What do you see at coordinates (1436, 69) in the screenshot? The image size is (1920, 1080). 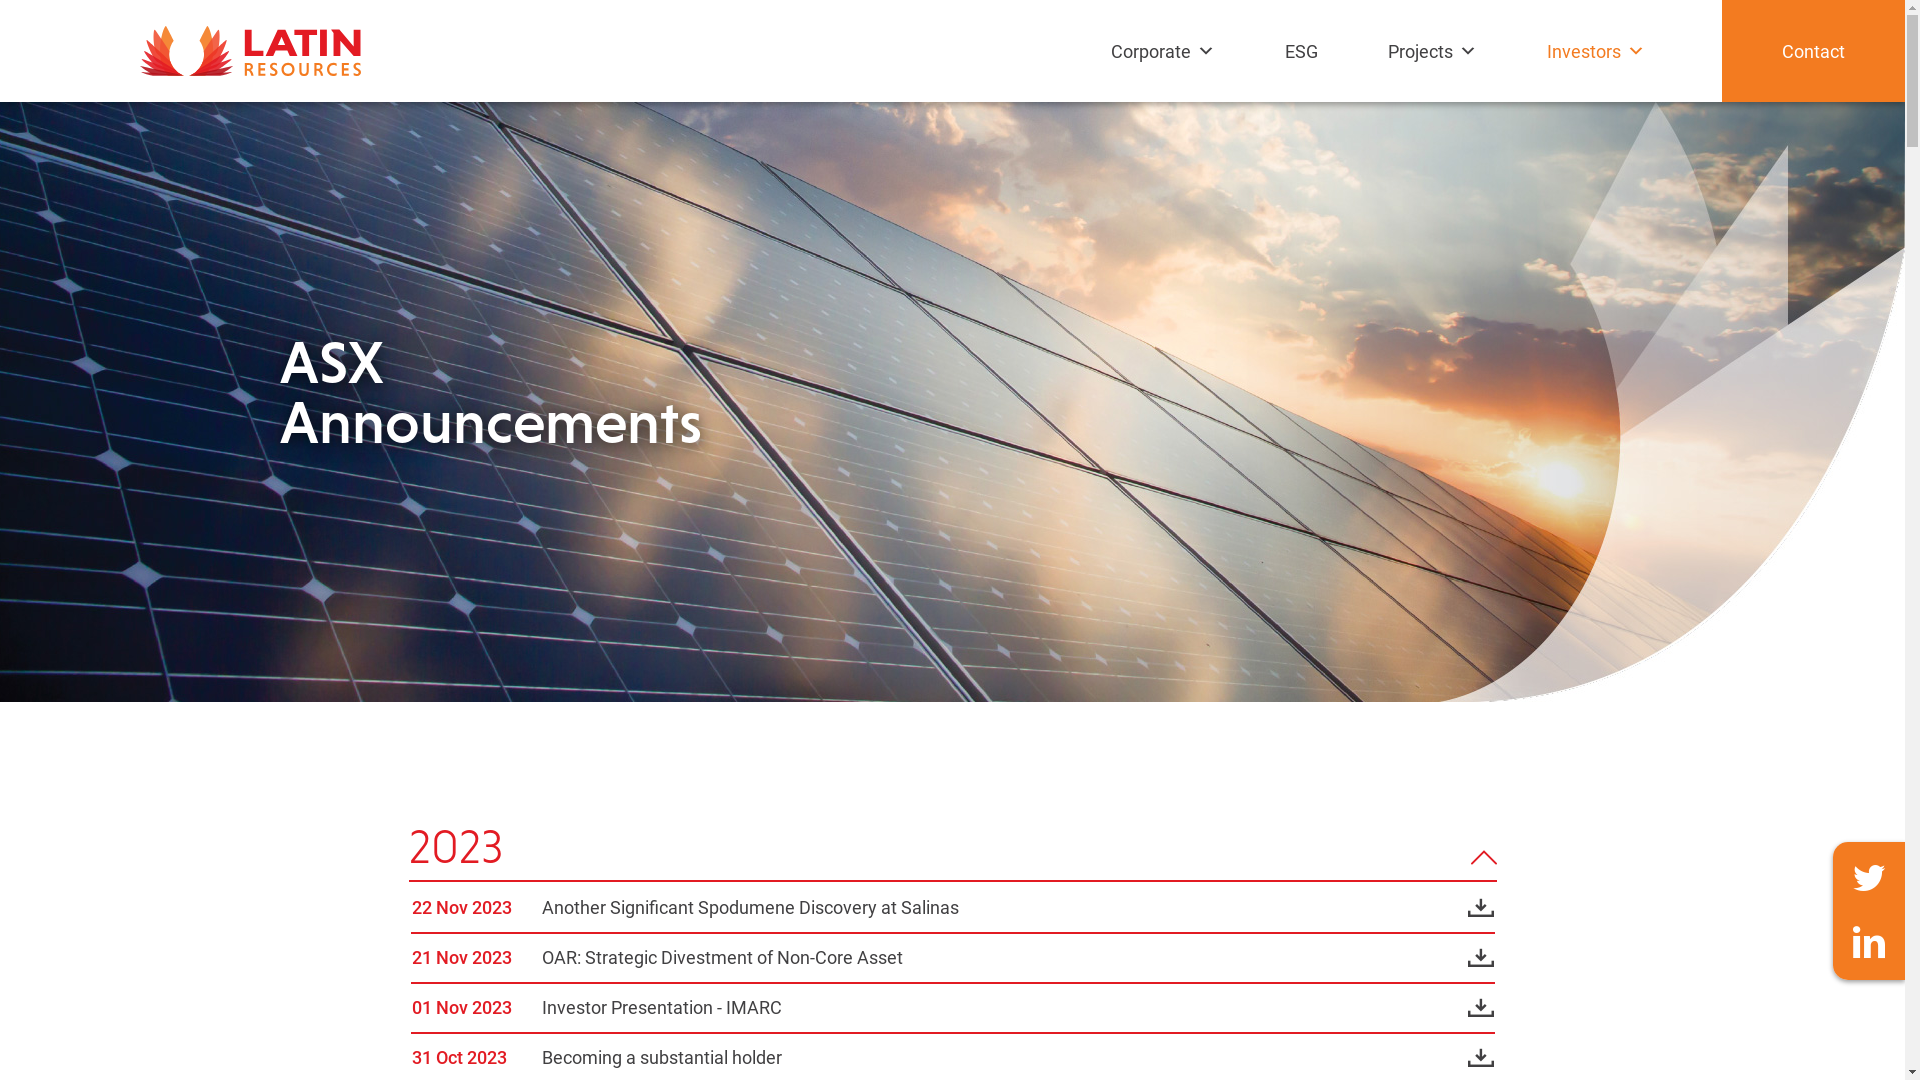 I see `'Projects'` at bounding box center [1436, 69].